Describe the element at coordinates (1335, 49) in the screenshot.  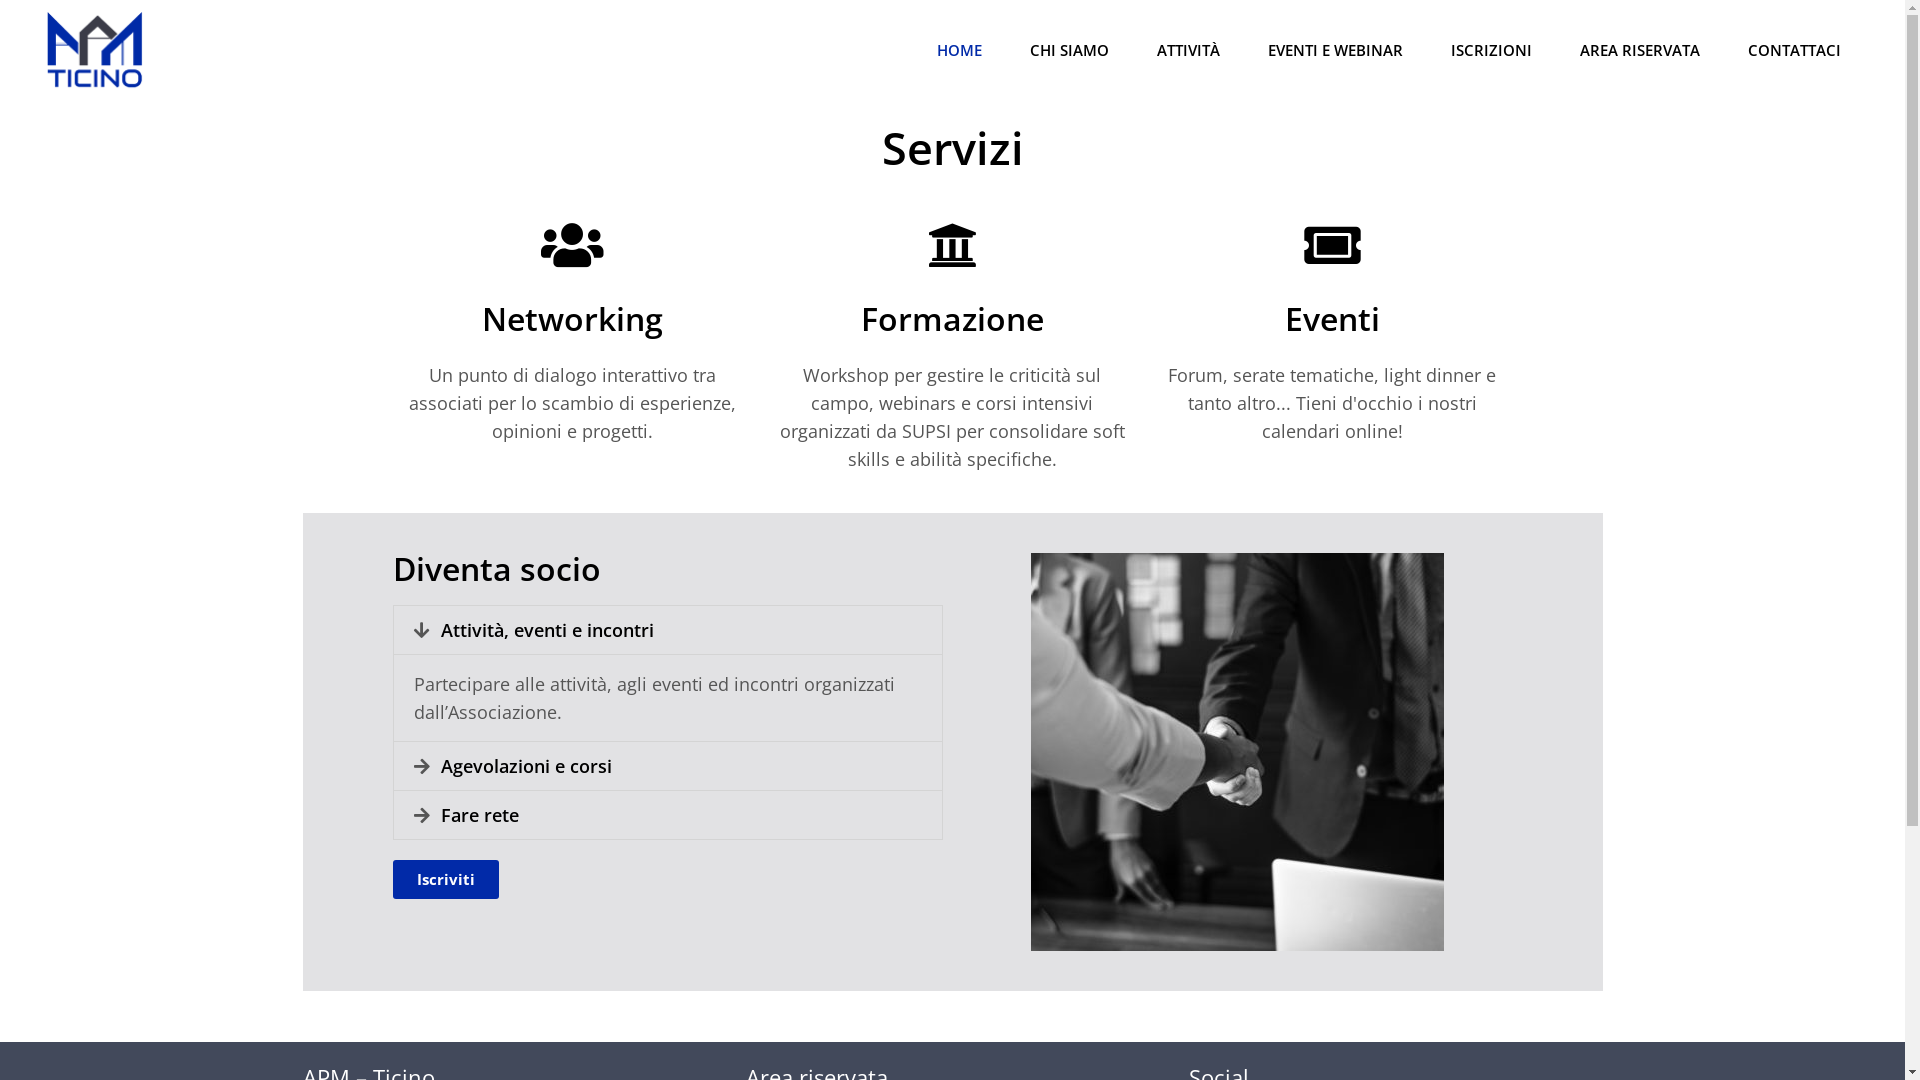
I see `'EVENTI E WEBINAR'` at that location.